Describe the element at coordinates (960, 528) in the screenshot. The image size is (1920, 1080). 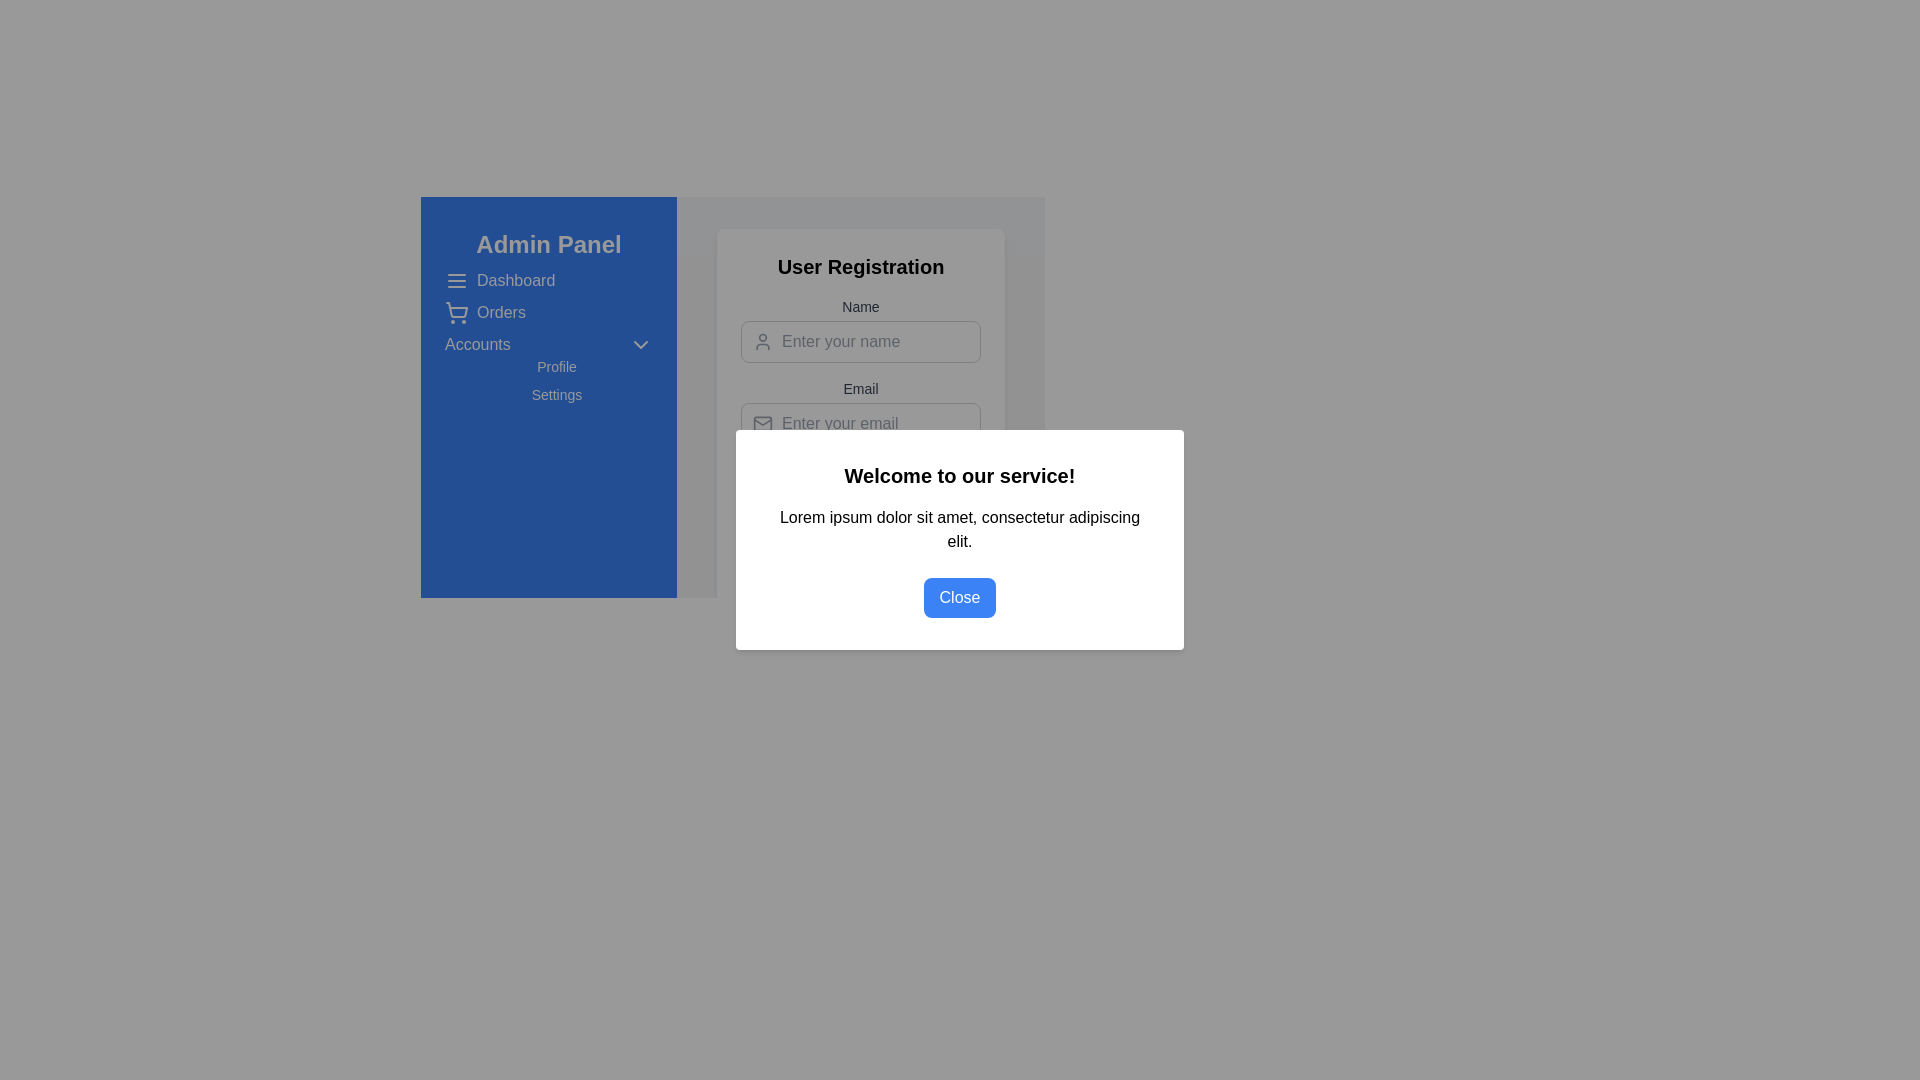
I see `the static informational text element that provides additional descriptive content in the modal dialog box, located between the title 'Welcome to our service!' and the 'Close' button` at that location.